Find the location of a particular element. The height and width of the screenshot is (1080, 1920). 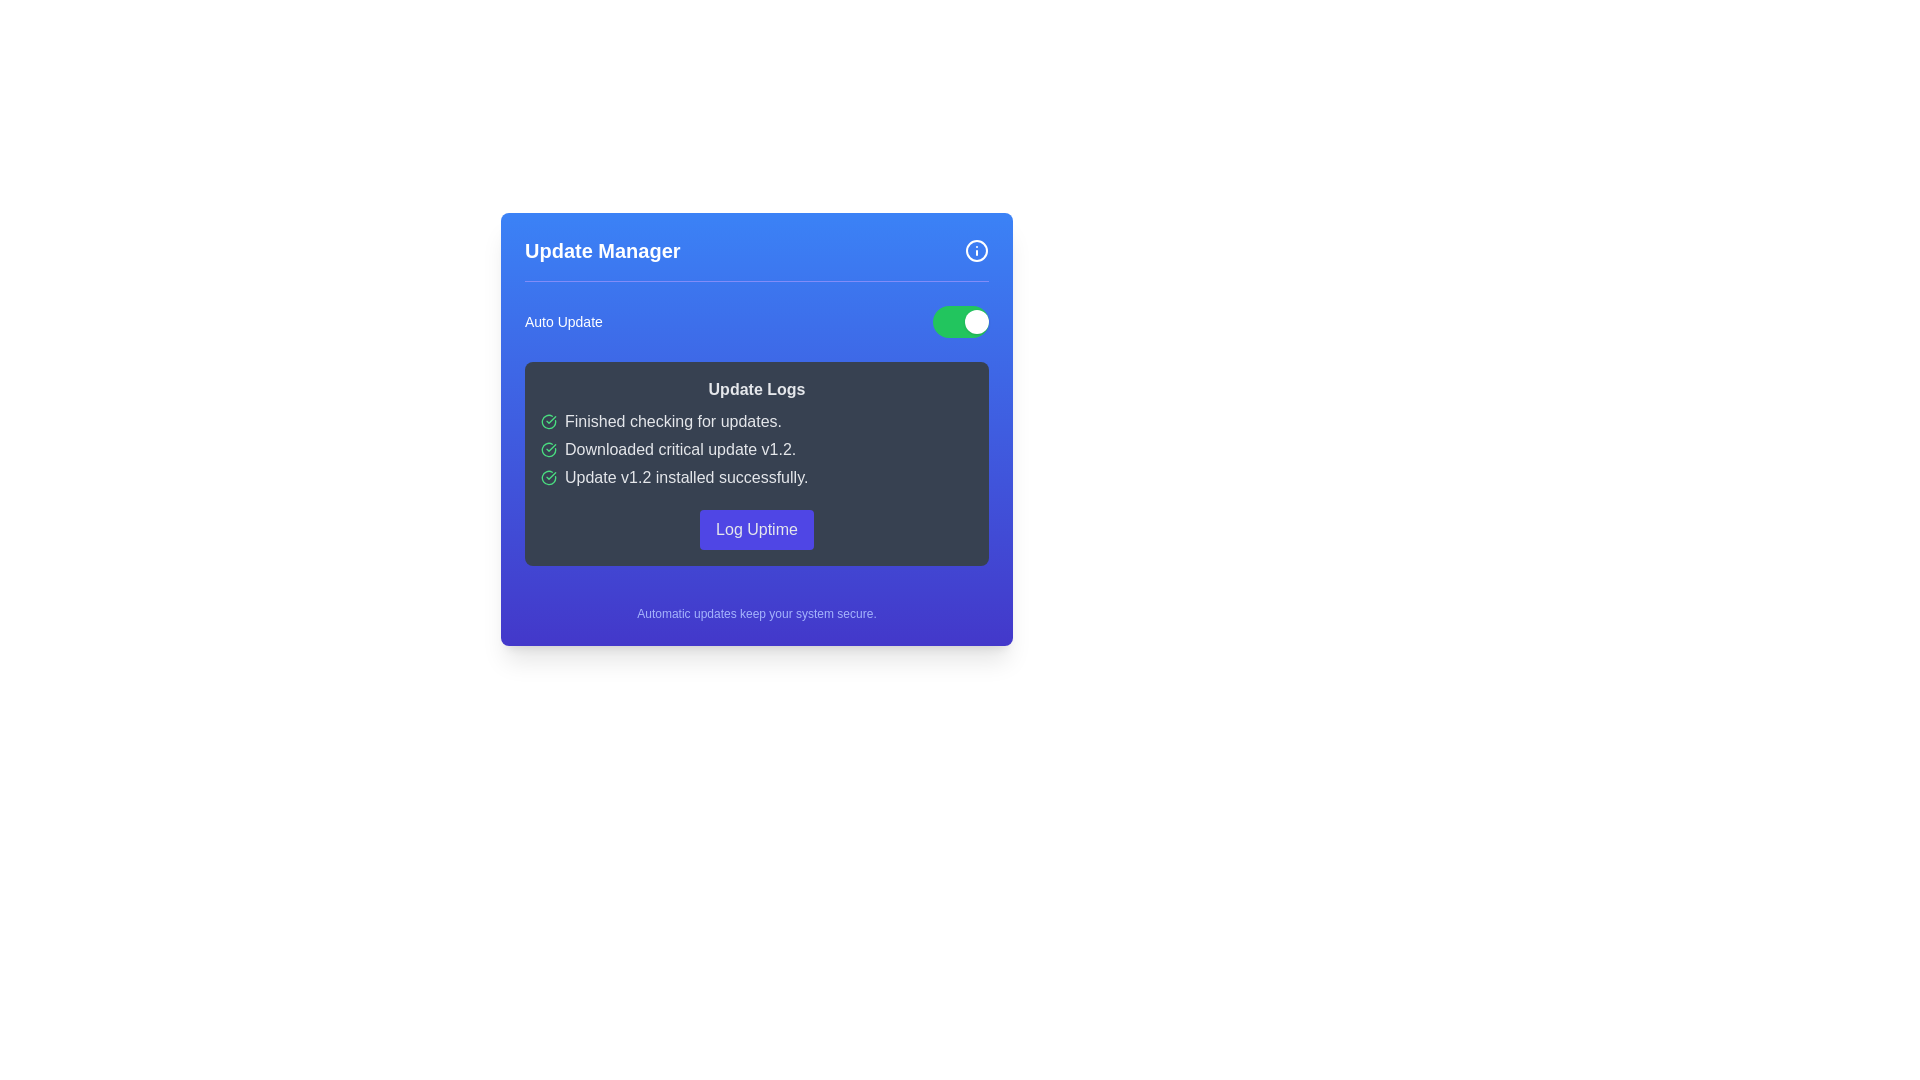

text label displaying 'Update Manager' which is prominently styled with a bright blue background, located at the top left of the Update Manager interface is located at coordinates (601, 249).